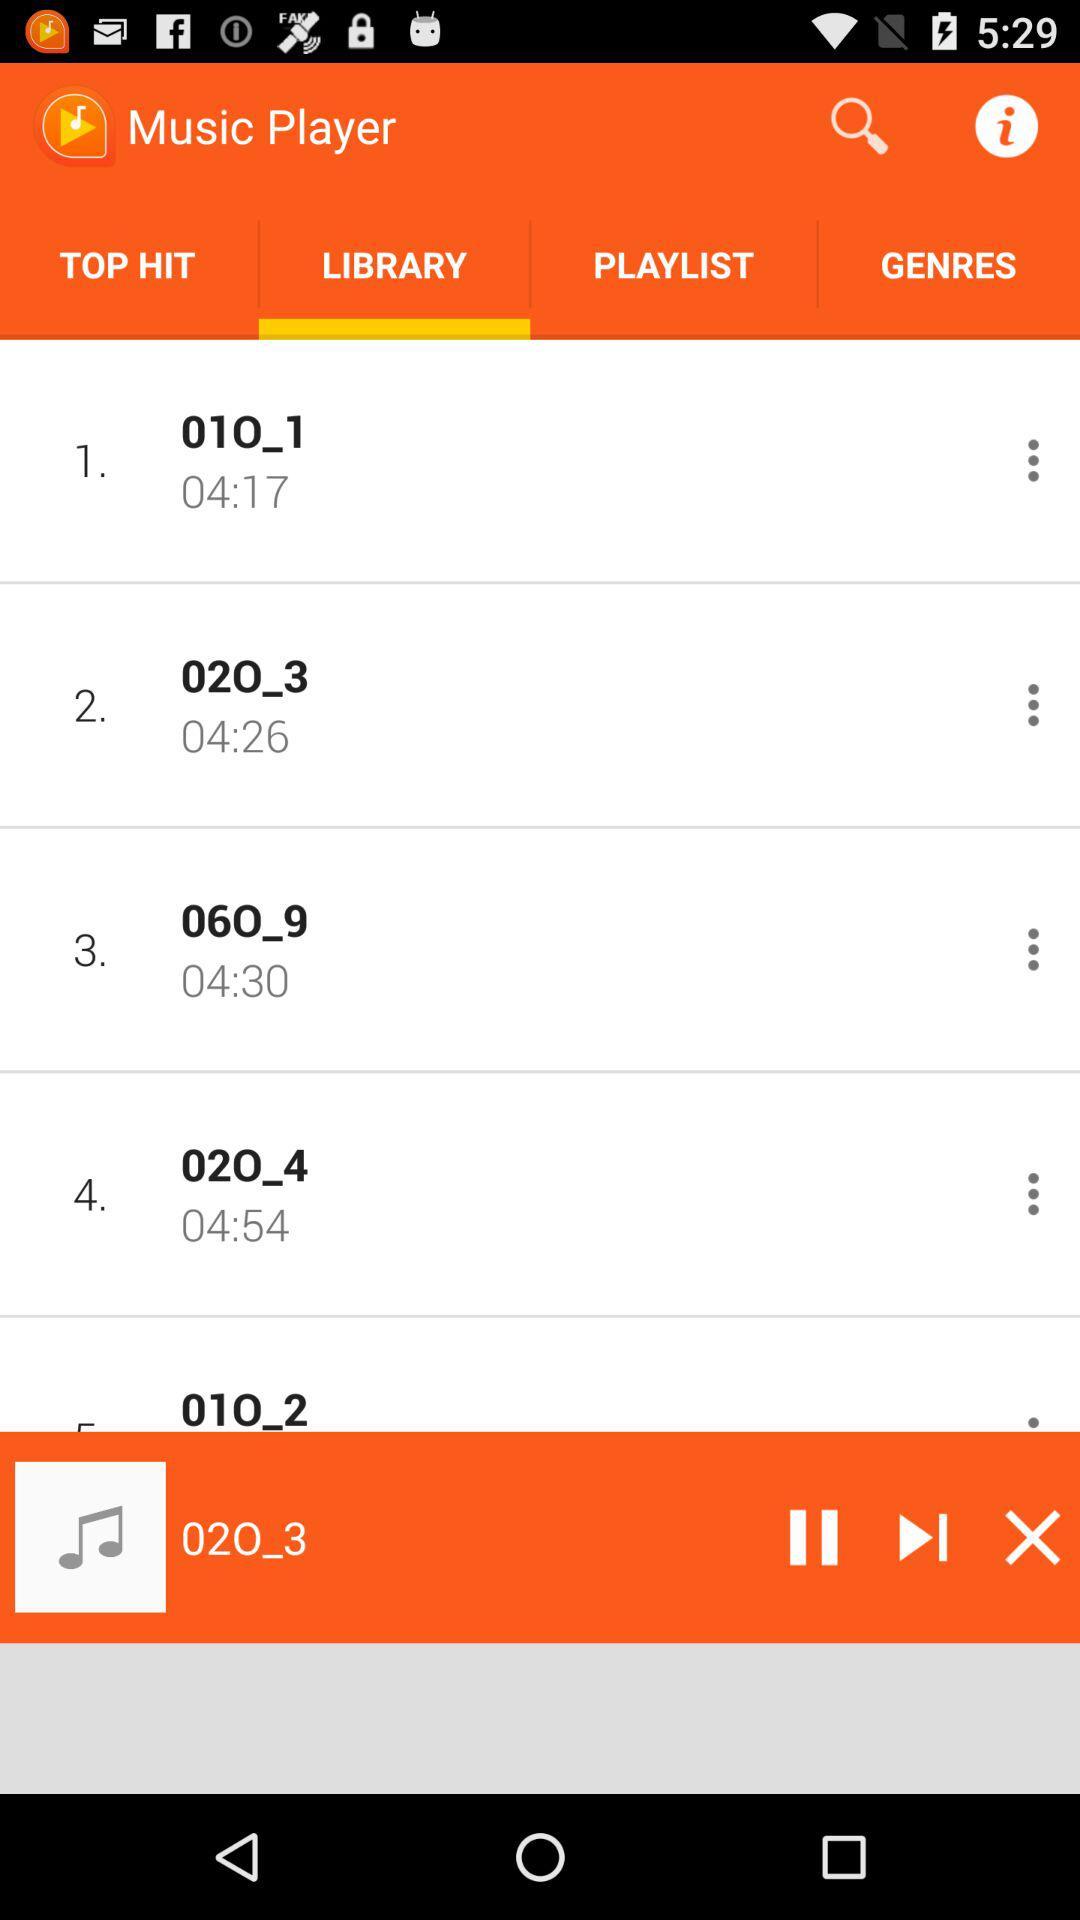 This screenshot has height=1920, width=1080. Describe the element at coordinates (1033, 459) in the screenshot. I see `more information about track` at that location.